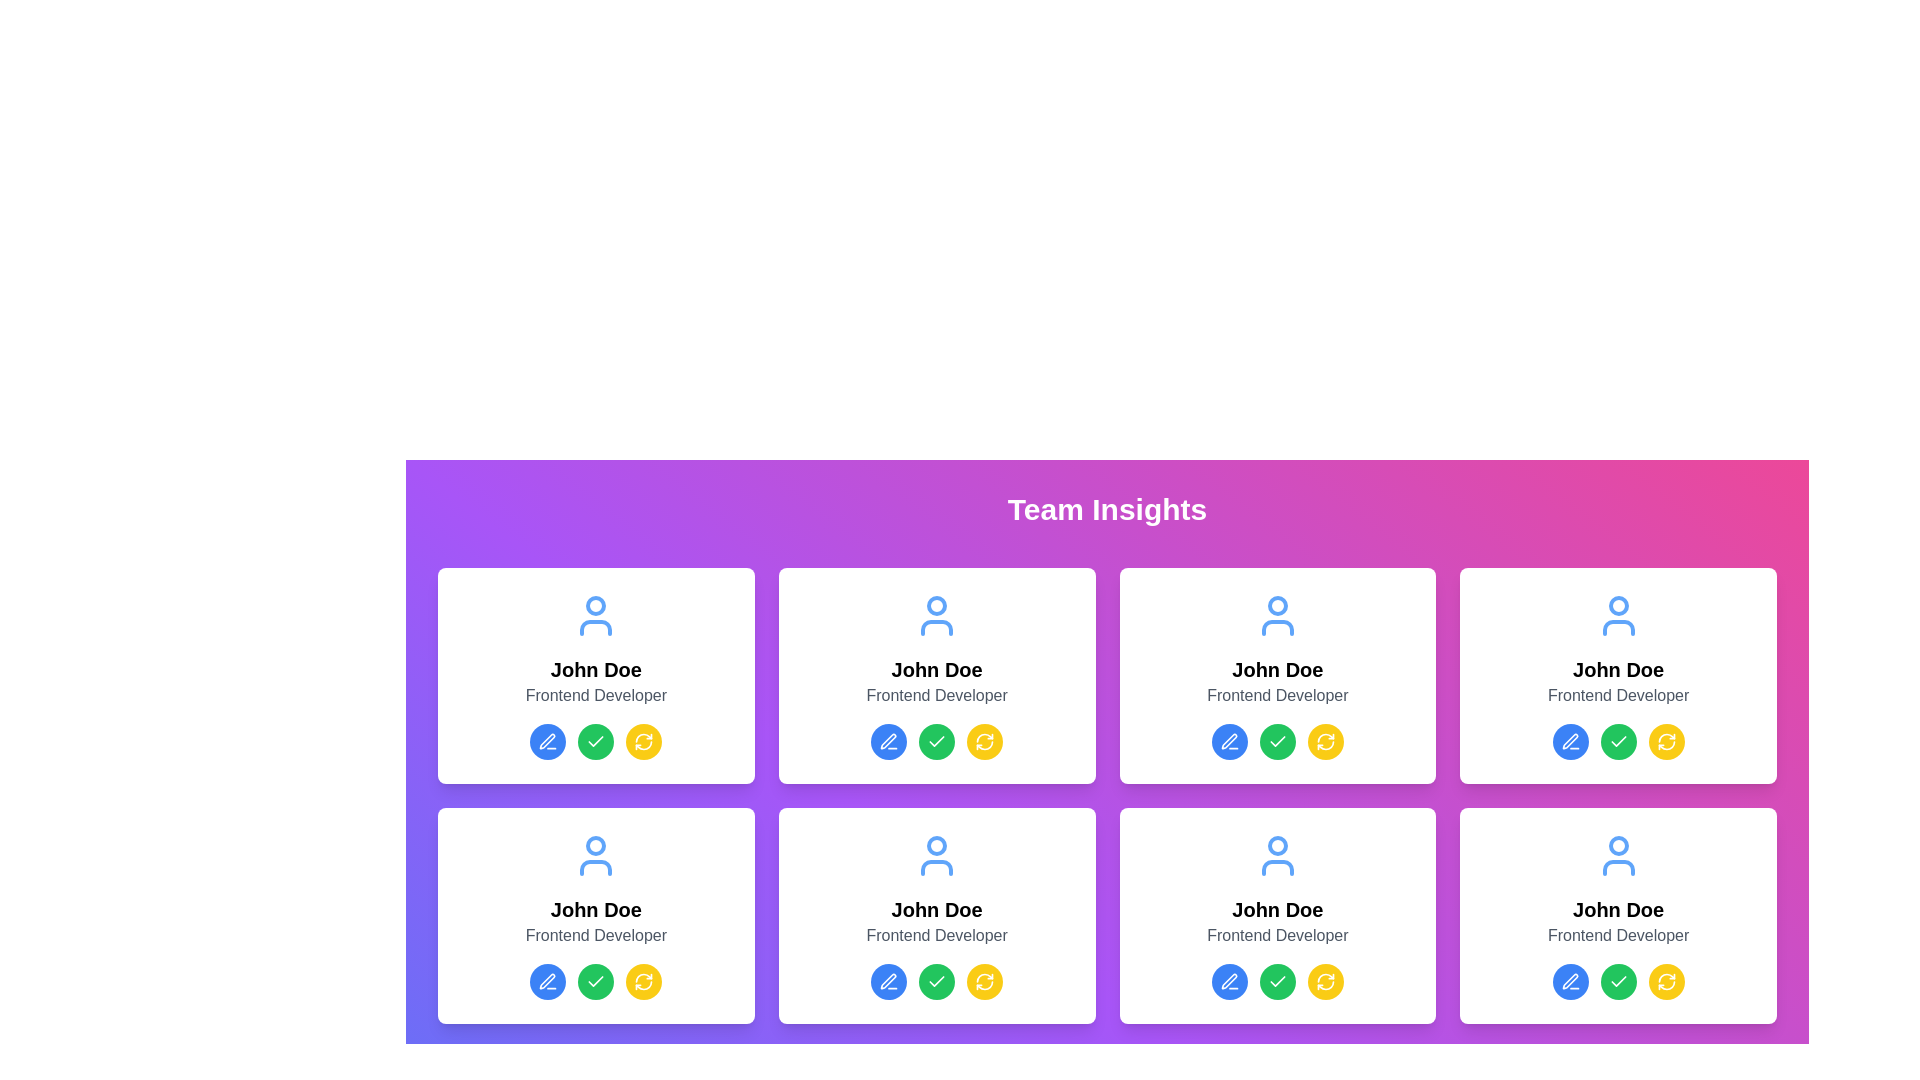 This screenshot has height=1080, width=1920. What do you see at coordinates (1276, 855) in the screenshot?
I see `the light blue person icon located within the card labeled 'John Doe' and 'Frontend Developer' in the 'Team Insights' section` at bounding box center [1276, 855].